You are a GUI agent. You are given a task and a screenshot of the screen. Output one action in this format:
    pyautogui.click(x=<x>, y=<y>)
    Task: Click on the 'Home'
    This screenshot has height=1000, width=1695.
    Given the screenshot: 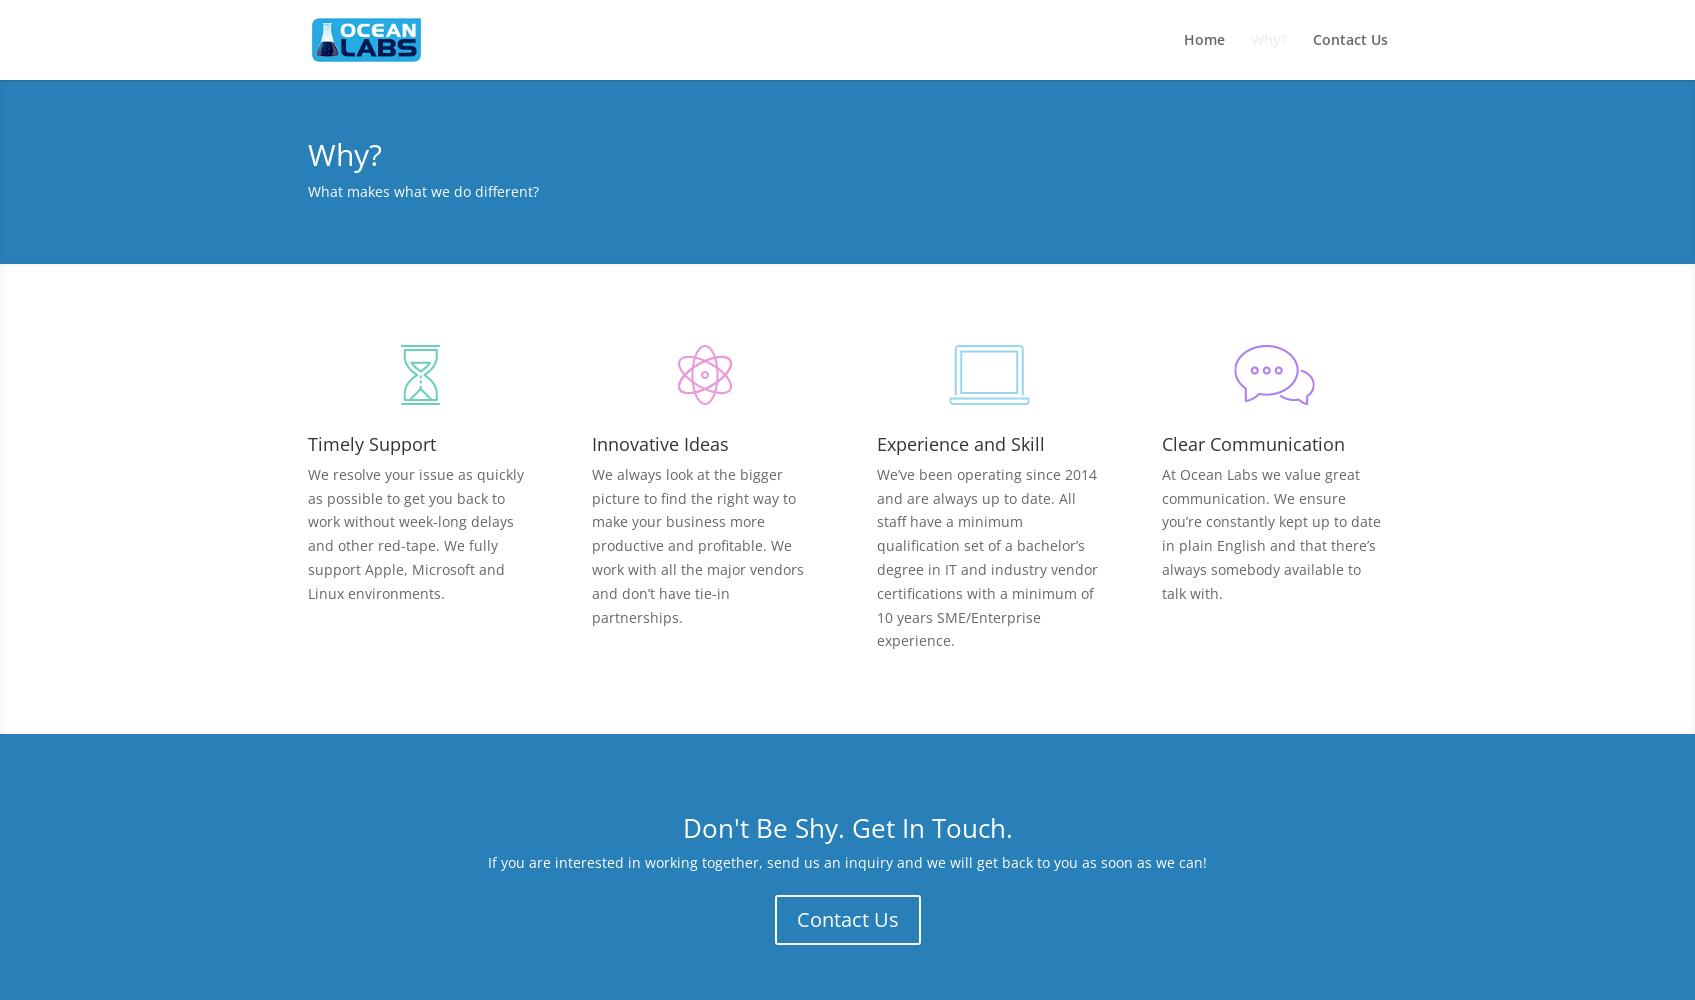 What is the action you would take?
    pyautogui.click(x=1203, y=39)
    